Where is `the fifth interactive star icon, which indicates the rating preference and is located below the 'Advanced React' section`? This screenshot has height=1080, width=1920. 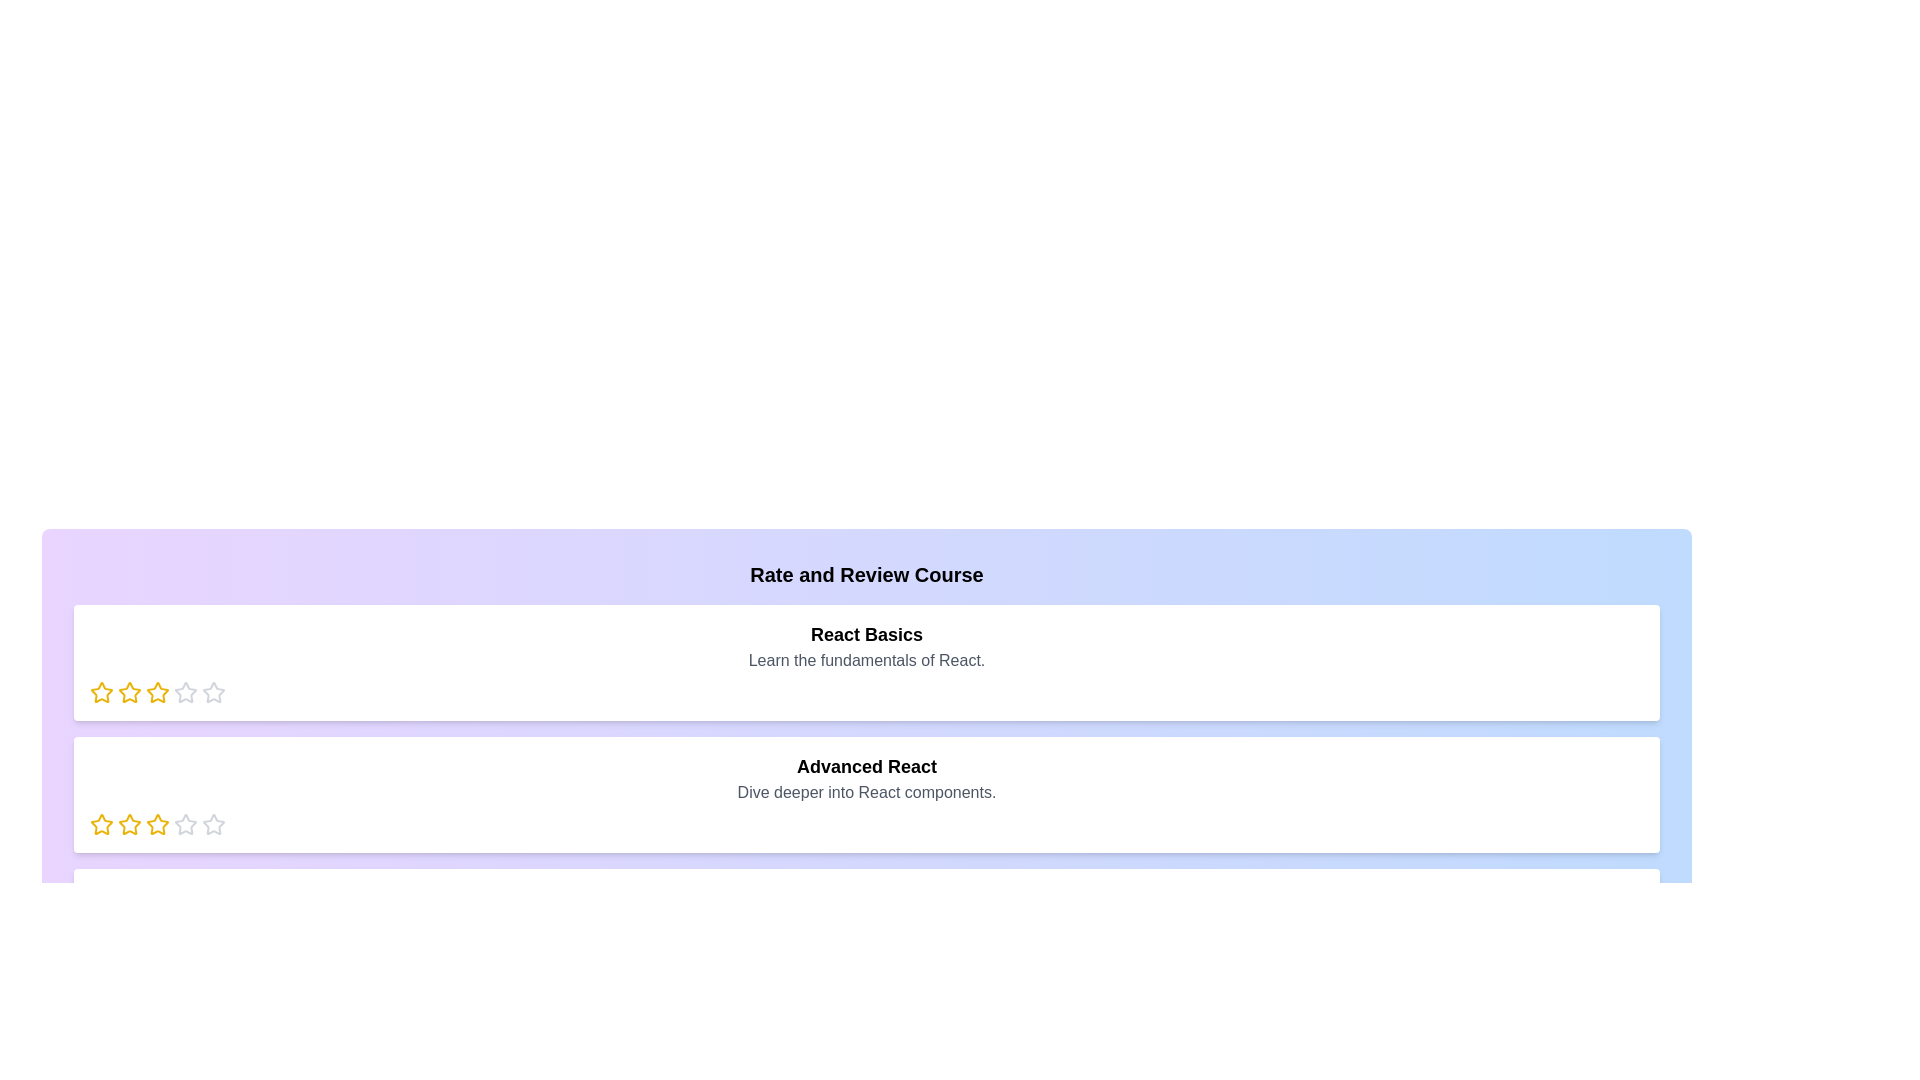 the fifth interactive star icon, which indicates the rating preference and is located below the 'Advanced React' section is located at coordinates (214, 825).